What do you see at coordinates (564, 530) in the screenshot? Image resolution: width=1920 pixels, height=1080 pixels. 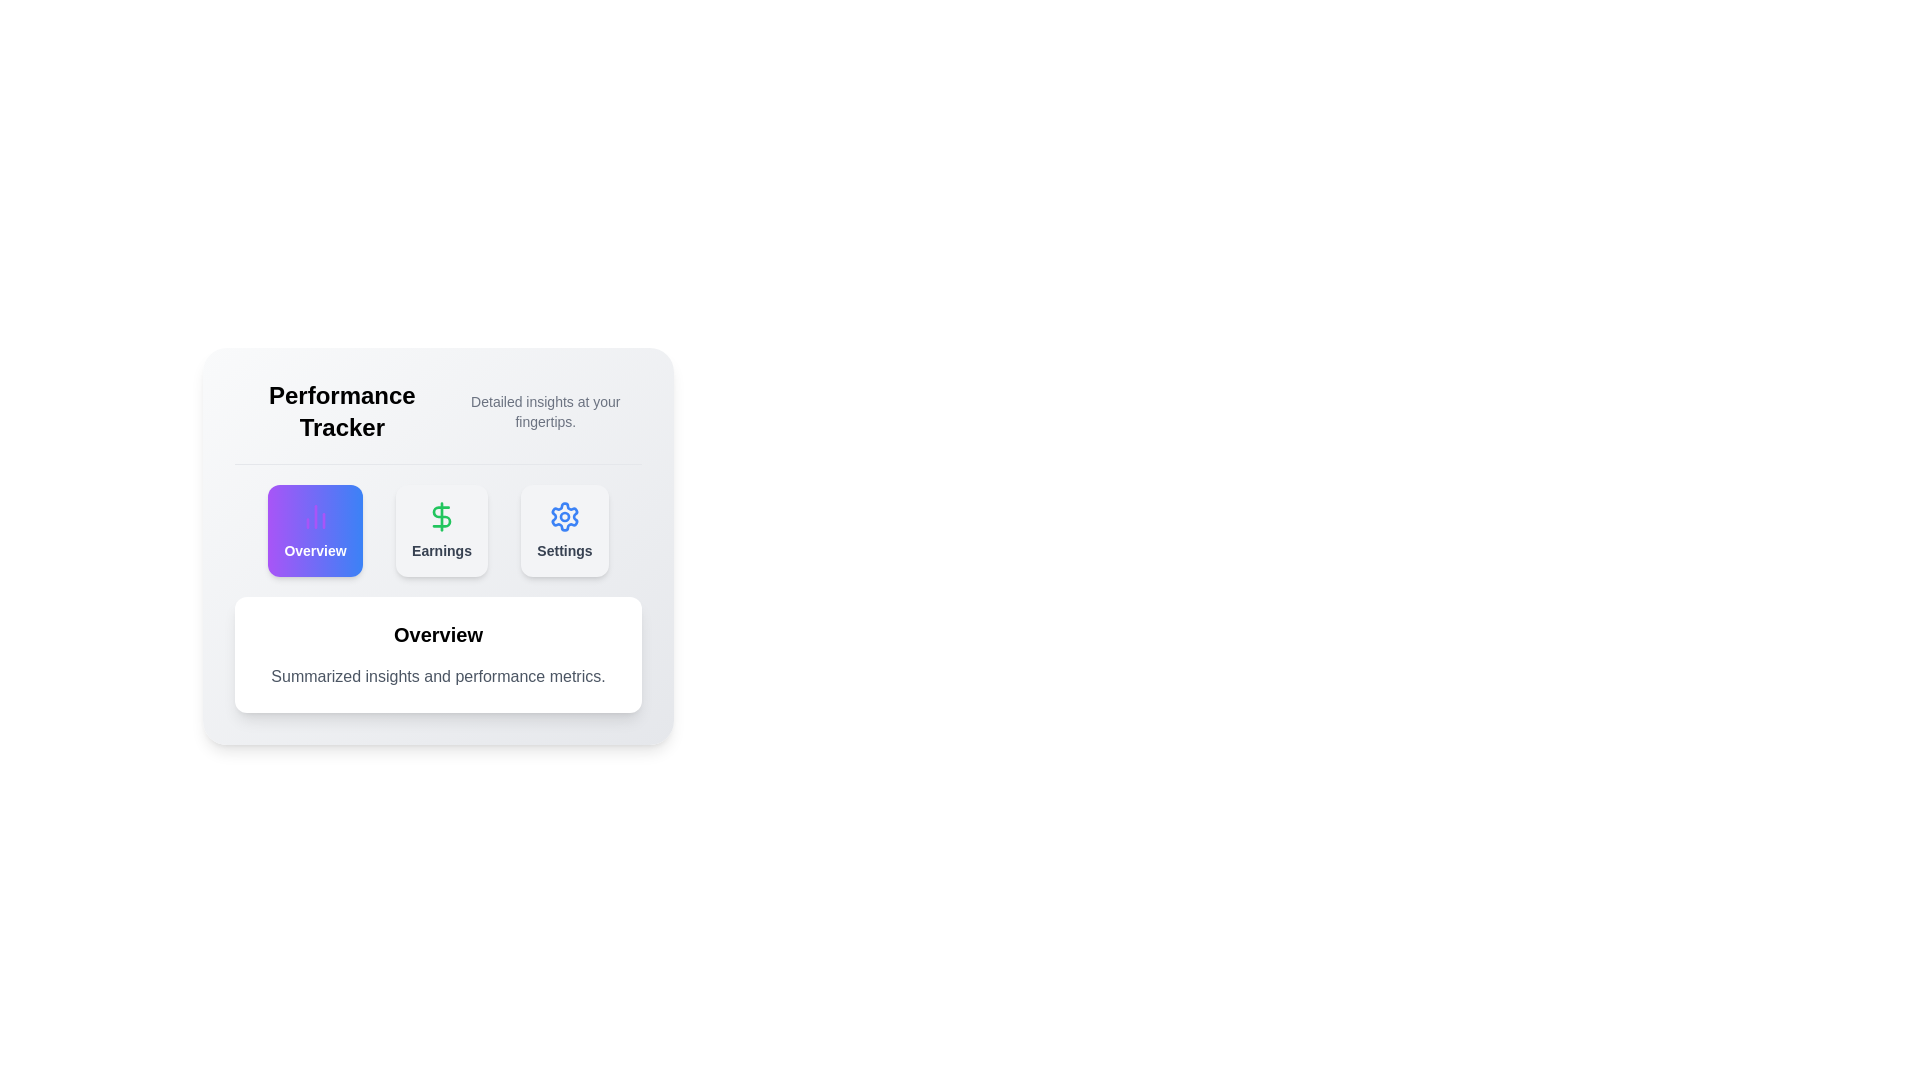 I see `the Settings tab to view its detailed insights` at bounding box center [564, 530].